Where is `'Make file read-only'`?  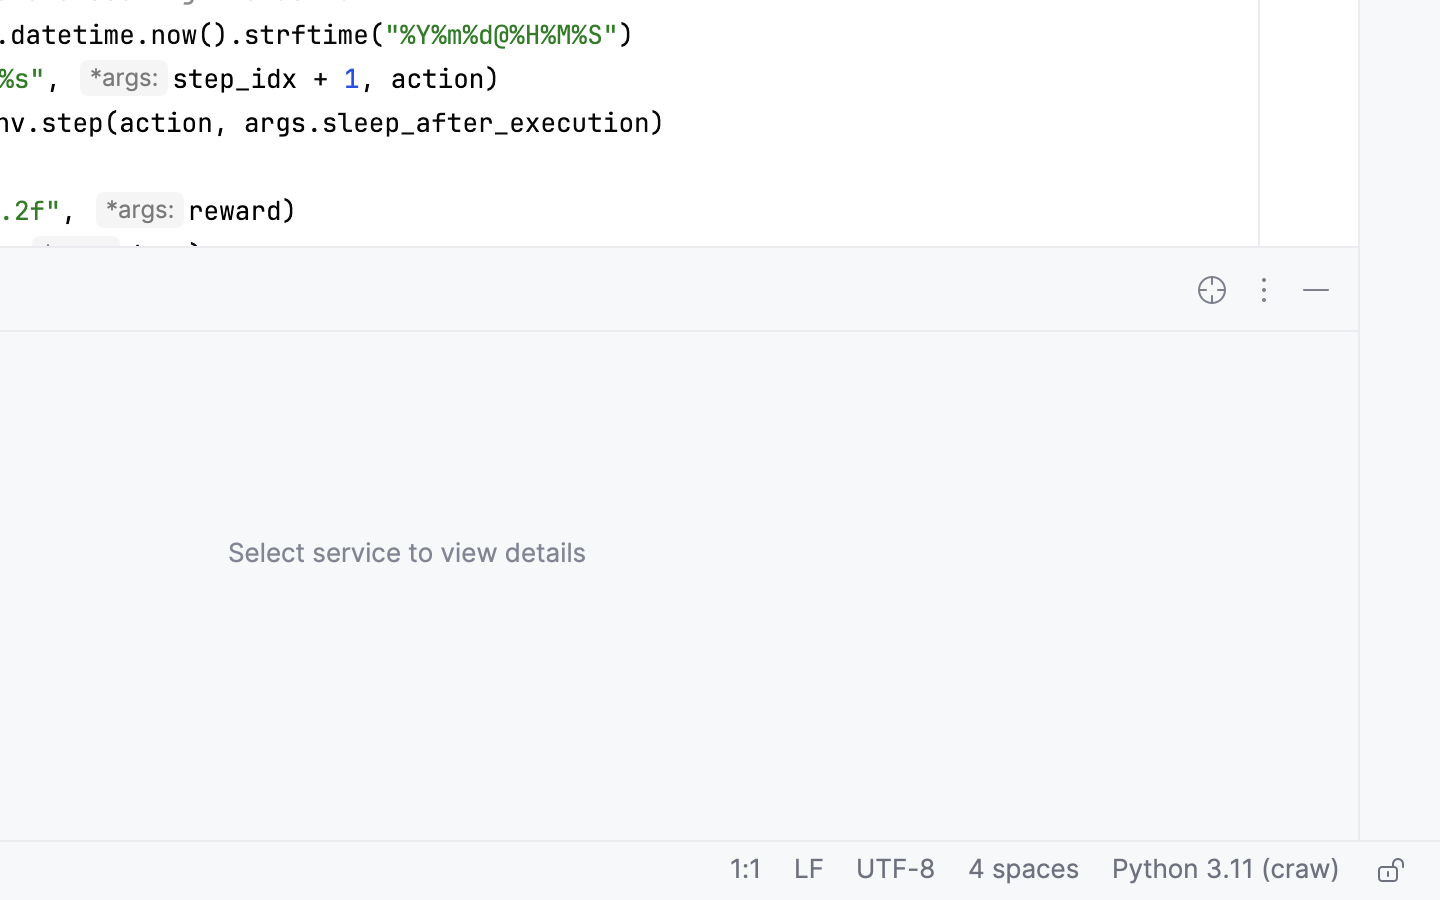 'Make file read-only' is located at coordinates (1388, 871).